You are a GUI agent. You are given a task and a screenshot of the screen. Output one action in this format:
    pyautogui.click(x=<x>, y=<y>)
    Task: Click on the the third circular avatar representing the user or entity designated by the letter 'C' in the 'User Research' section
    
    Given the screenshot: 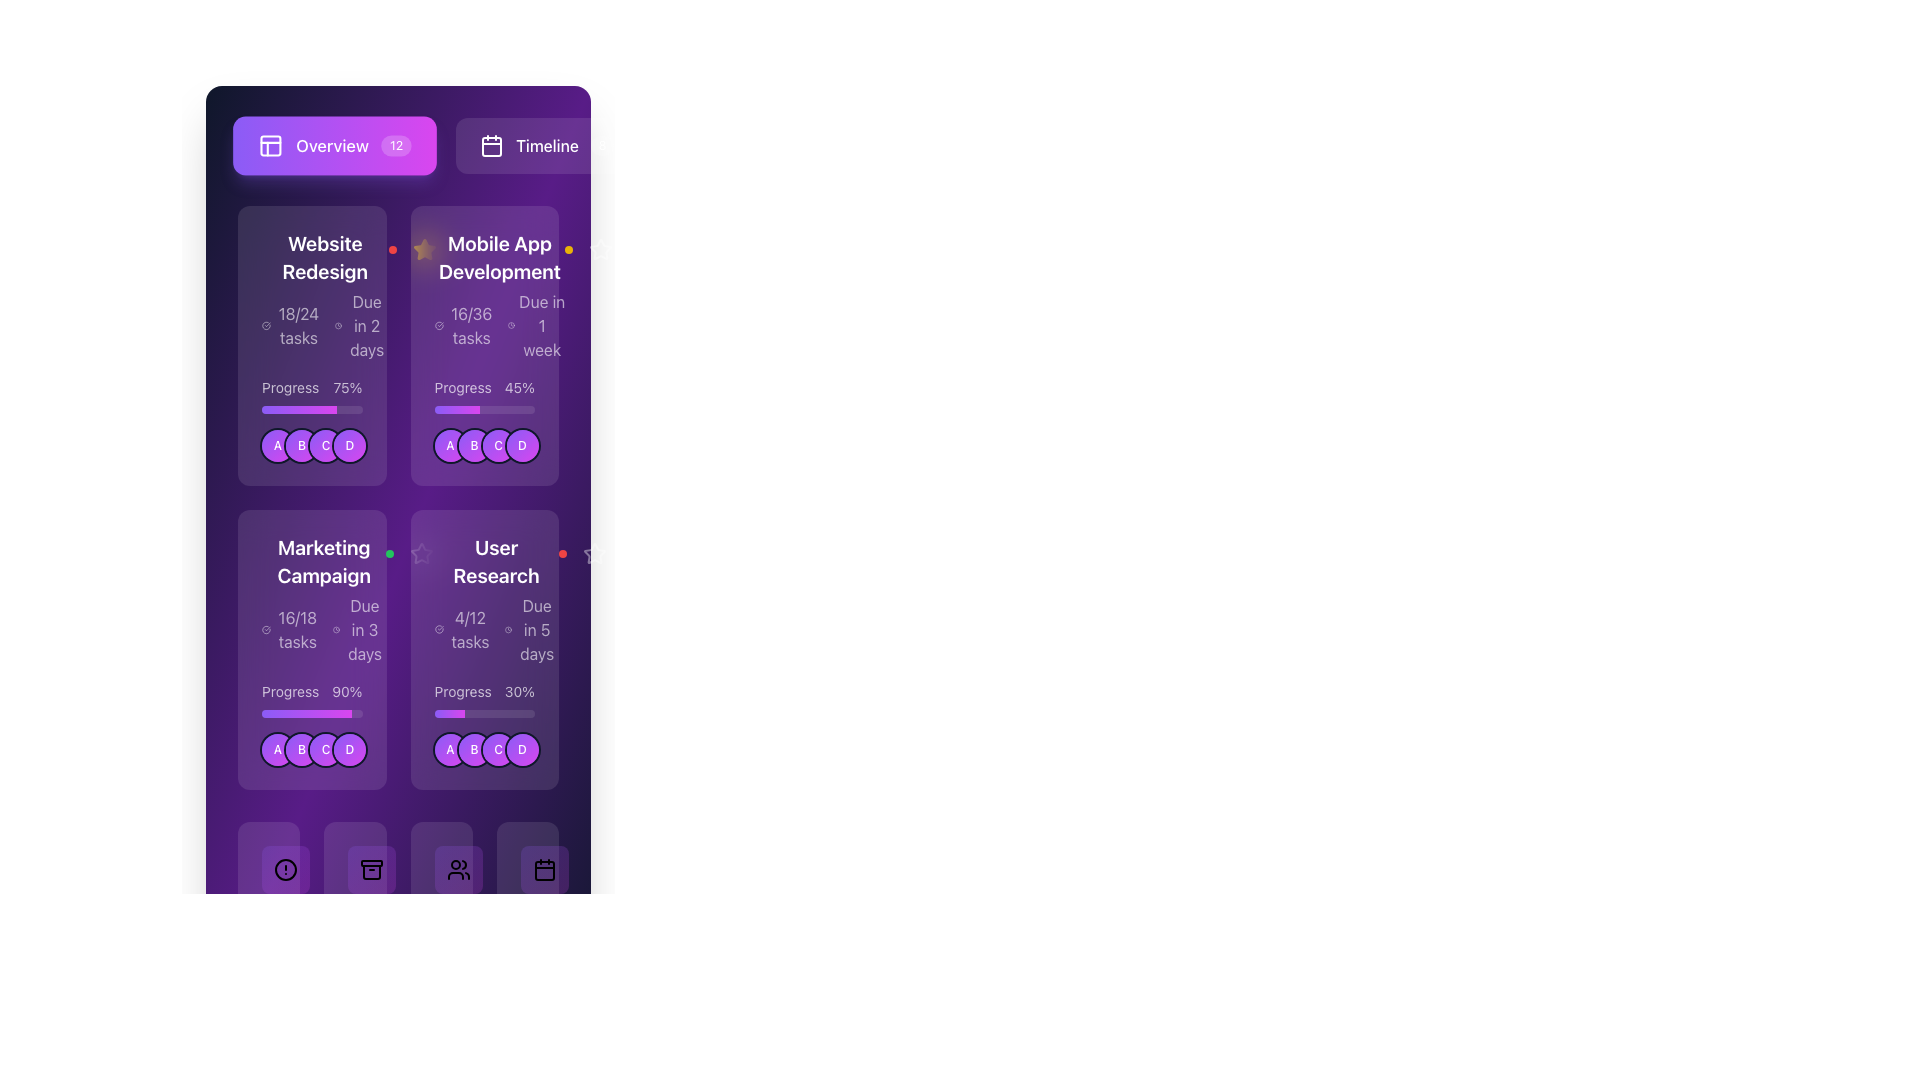 What is the action you would take?
    pyautogui.click(x=498, y=749)
    